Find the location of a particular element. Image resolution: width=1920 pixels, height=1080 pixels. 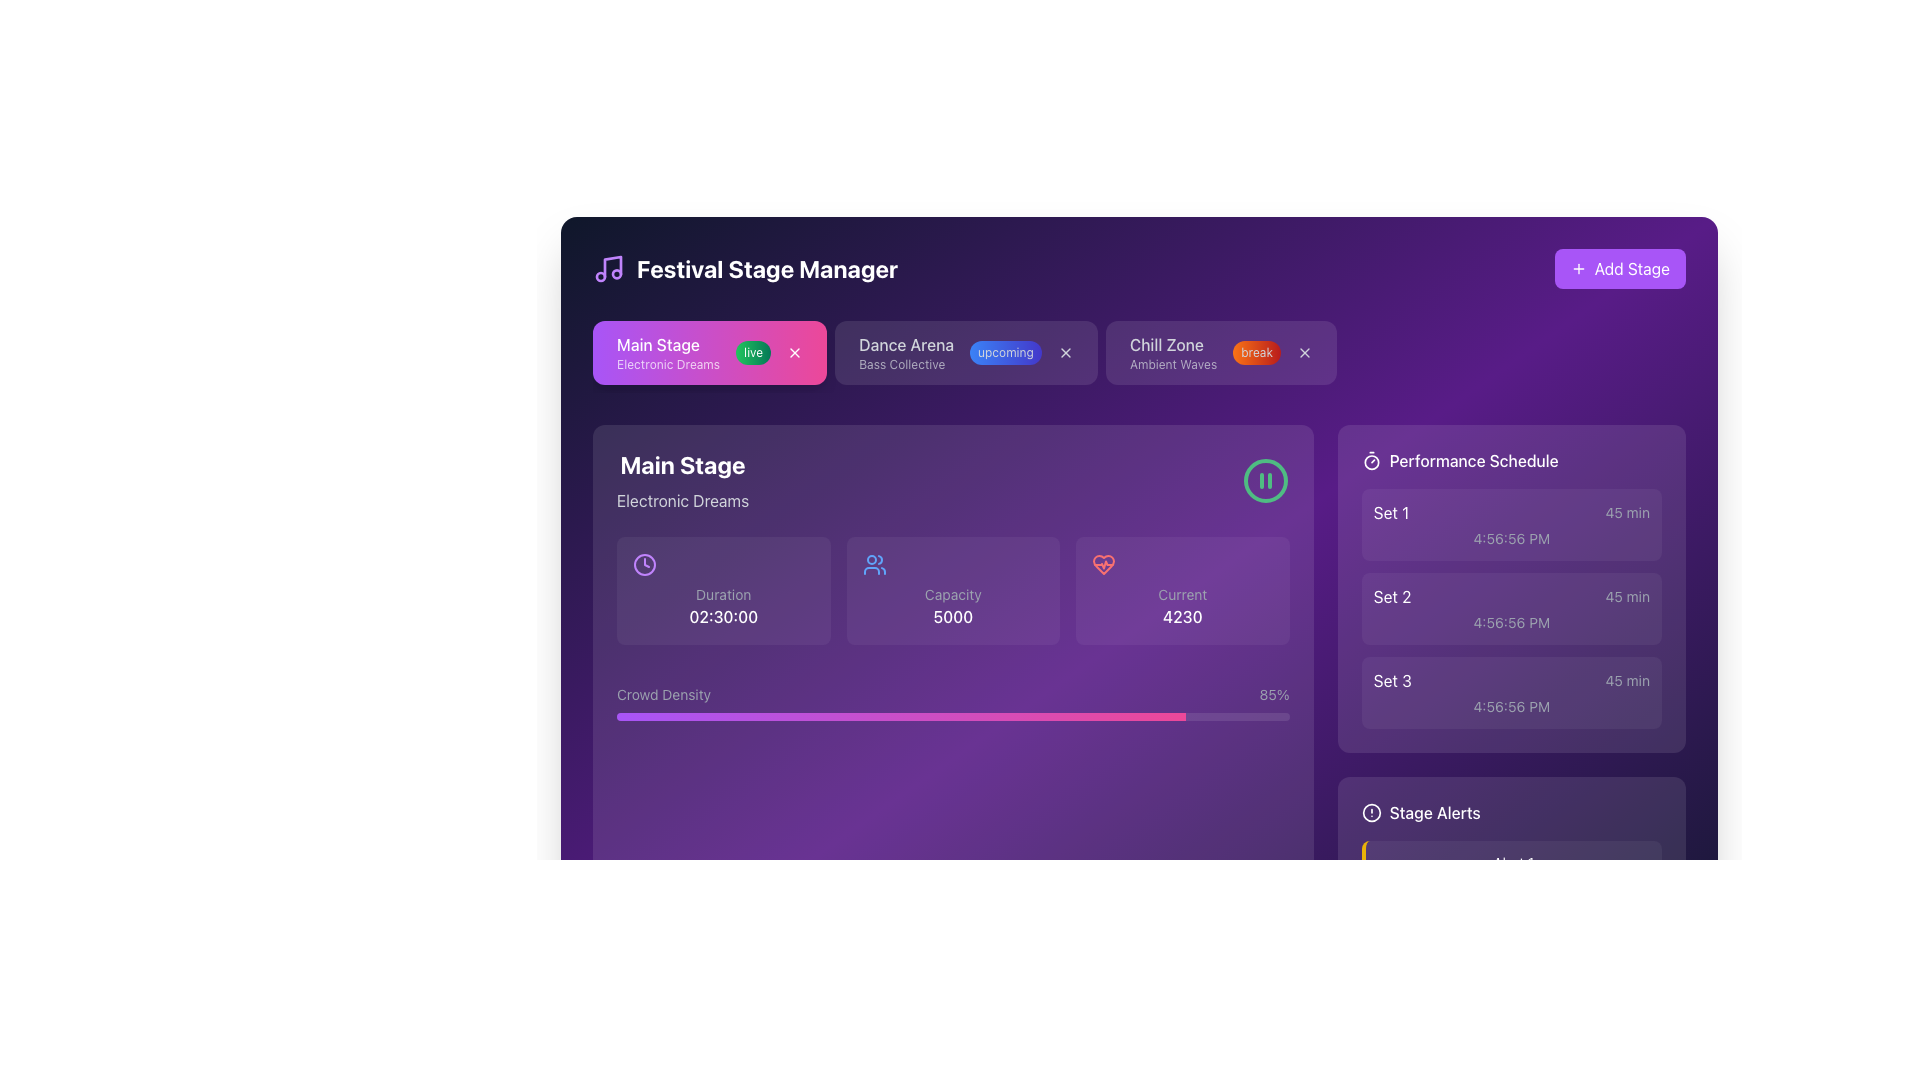

the Informational card displaying the 'Capacity' label, which features a two-person glyph icon and a numerical value of '5000' in bold white font, positioned centrally between the 'Duration' and 'Current' cards is located at coordinates (952, 589).